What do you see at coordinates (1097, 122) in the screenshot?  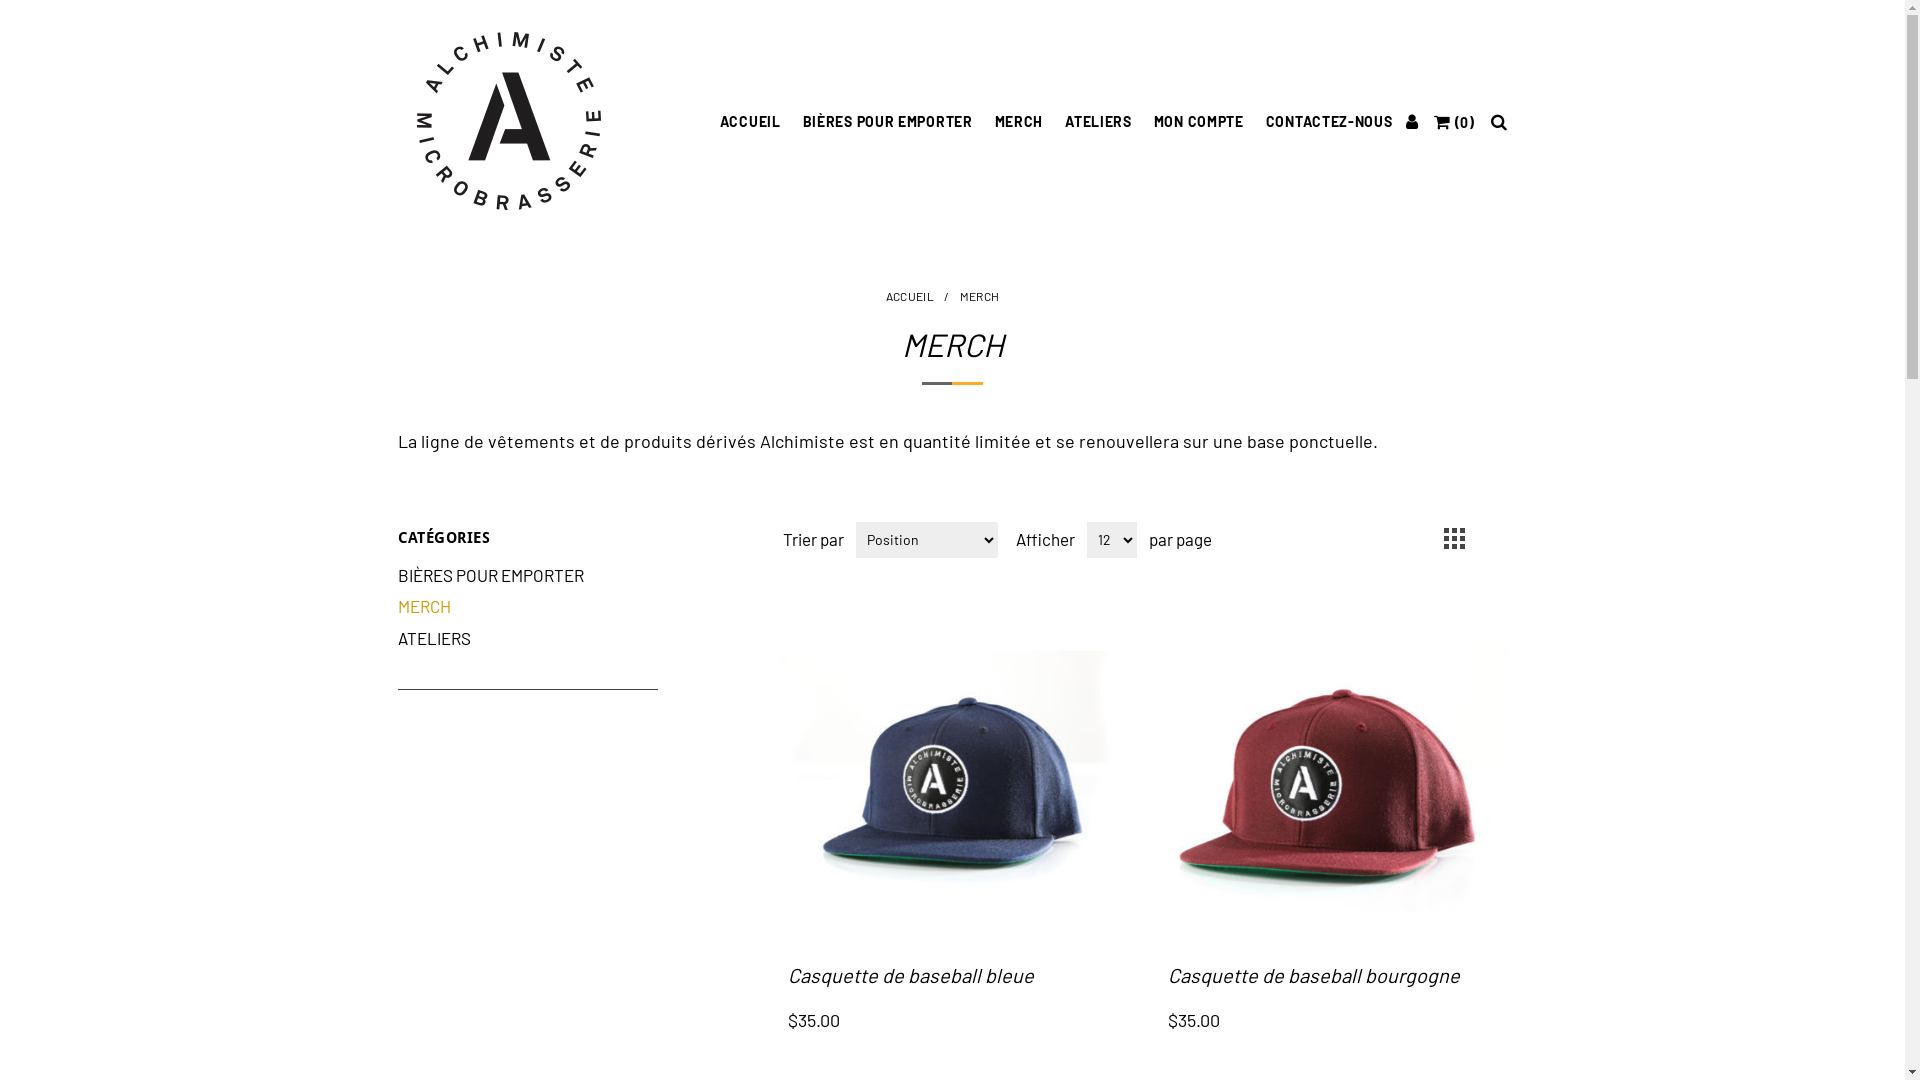 I see `'ATELIERS'` at bounding box center [1097, 122].